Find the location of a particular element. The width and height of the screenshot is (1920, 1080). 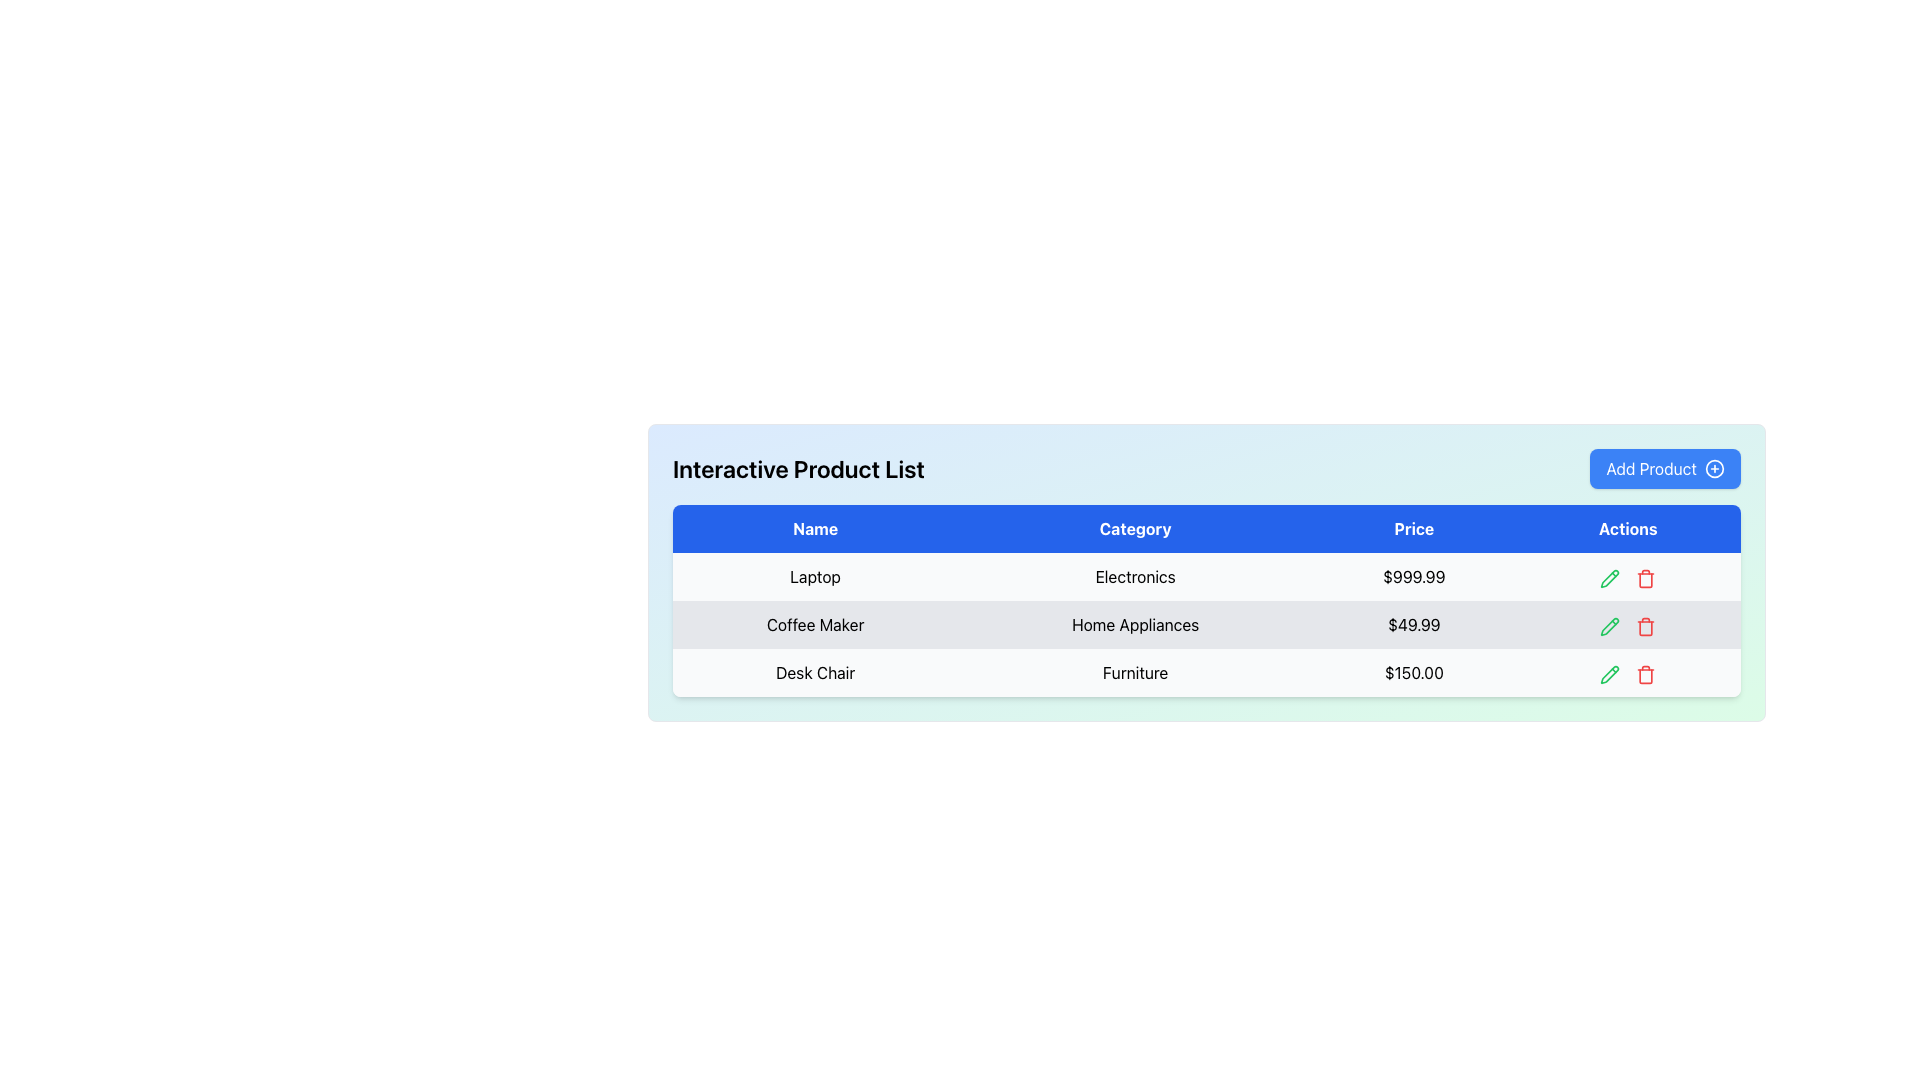

the edit icon button located in the rightmost 'Actions' column of the first row in the table is located at coordinates (1610, 578).